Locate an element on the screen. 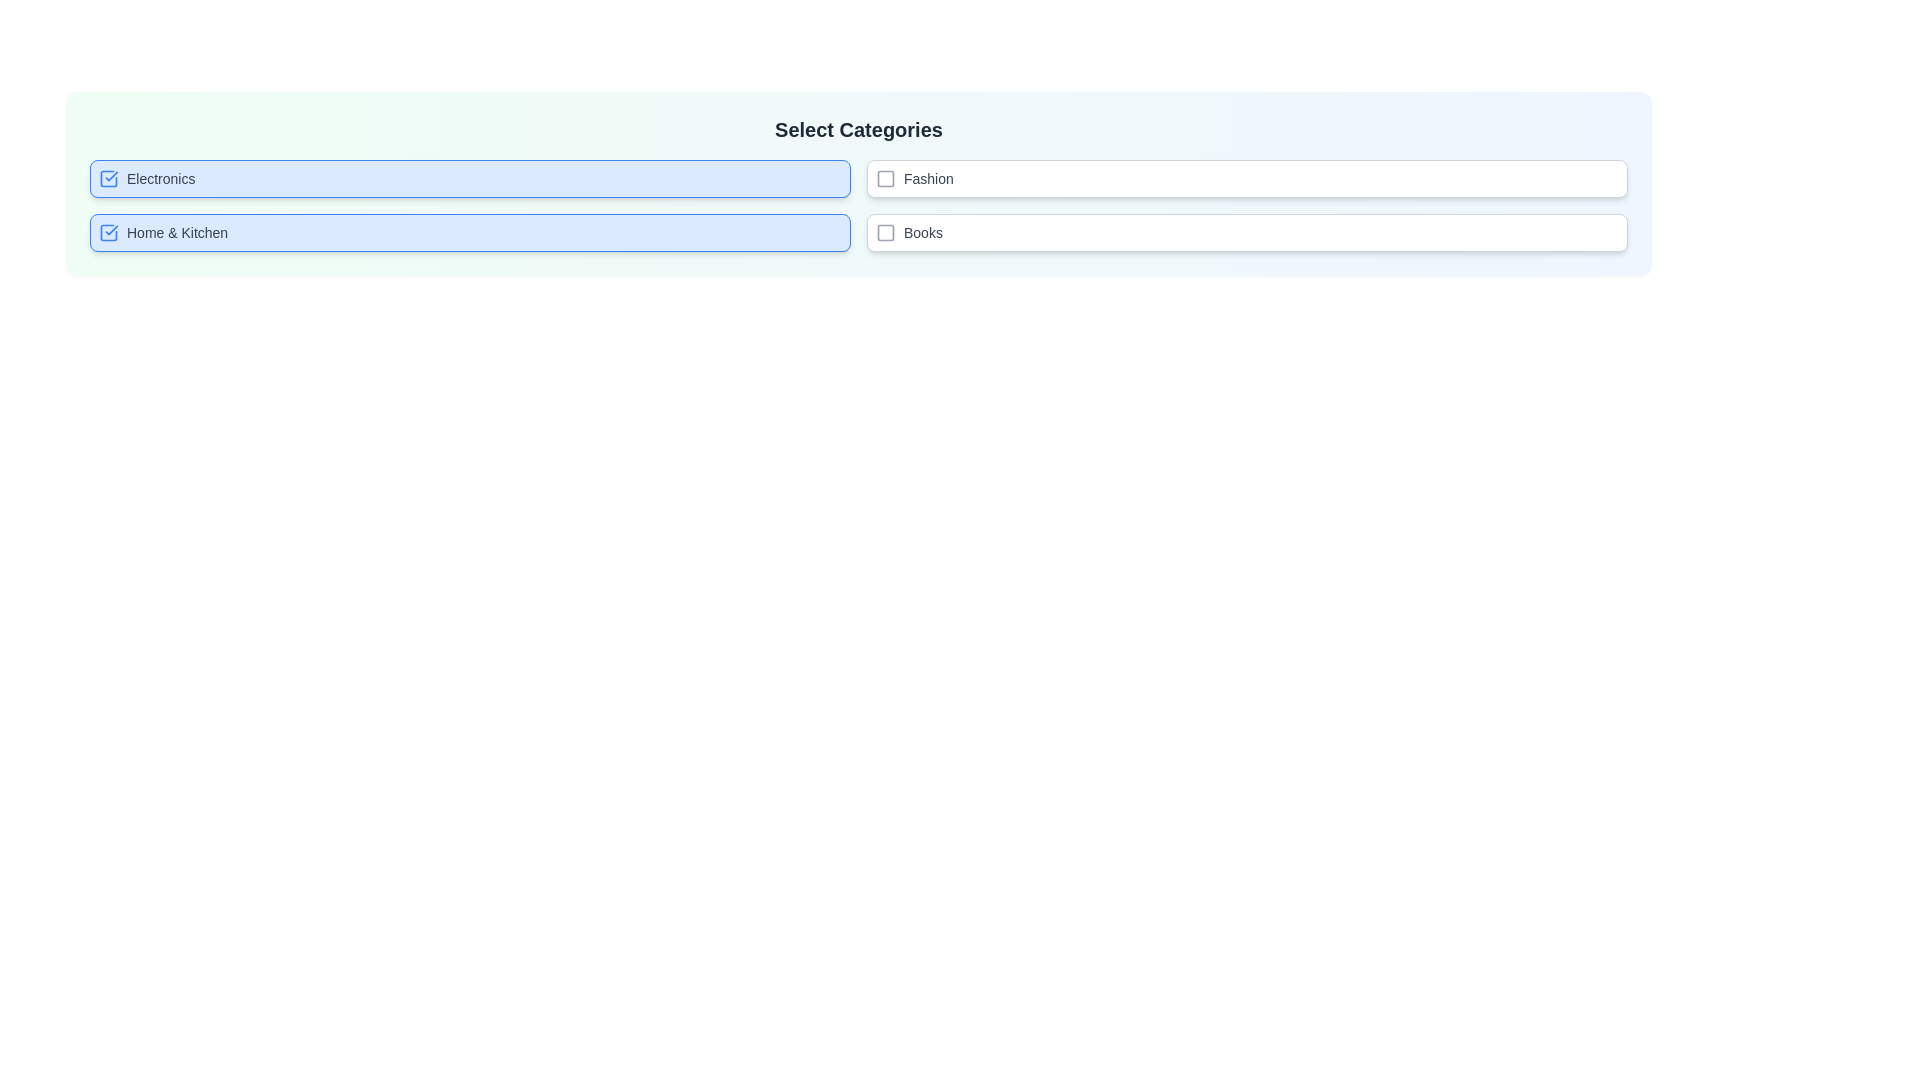 The width and height of the screenshot is (1920, 1080). the outer square of the checkbox icon is located at coordinates (108, 177).